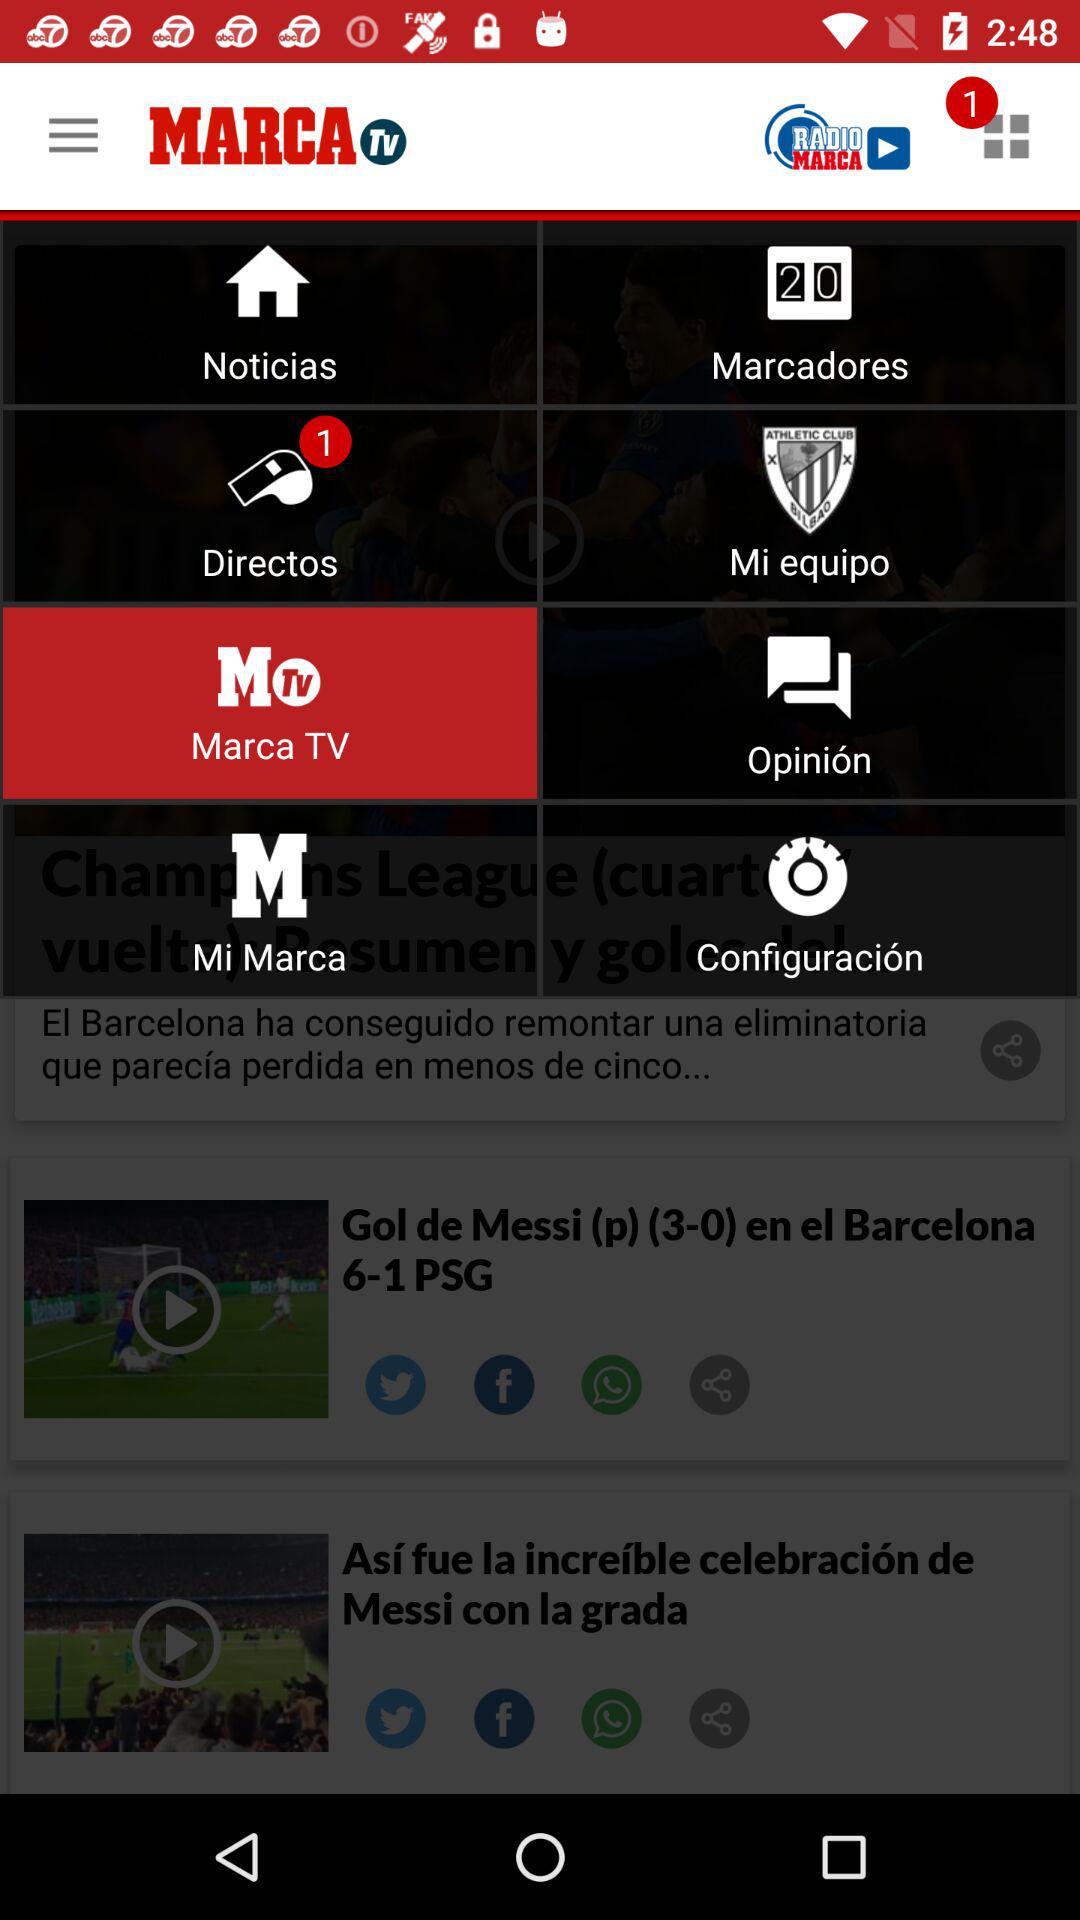 Image resolution: width=1080 pixels, height=1920 pixels. Describe the element at coordinates (611, 1717) in the screenshot. I see `whatsapp` at that location.